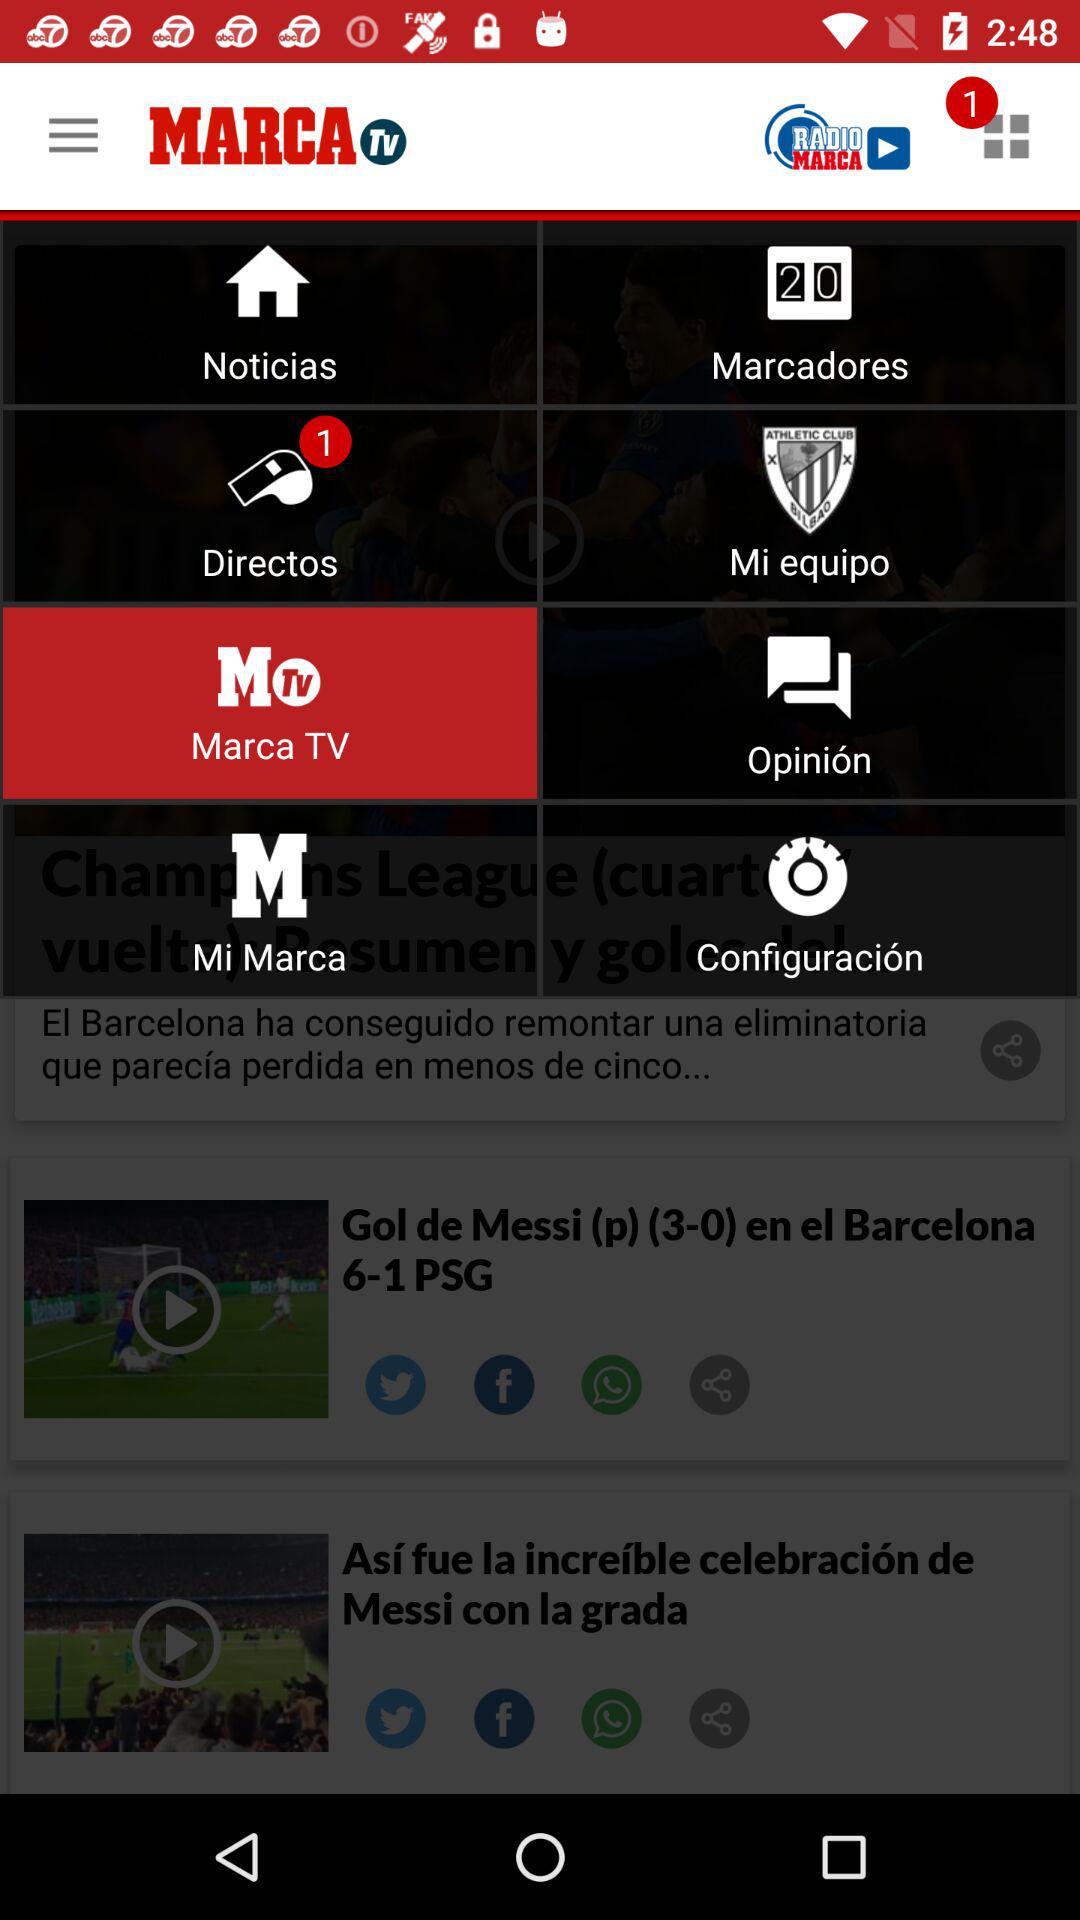 Image resolution: width=1080 pixels, height=1920 pixels. Describe the element at coordinates (611, 1717) in the screenshot. I see `whatsapp` at that location.